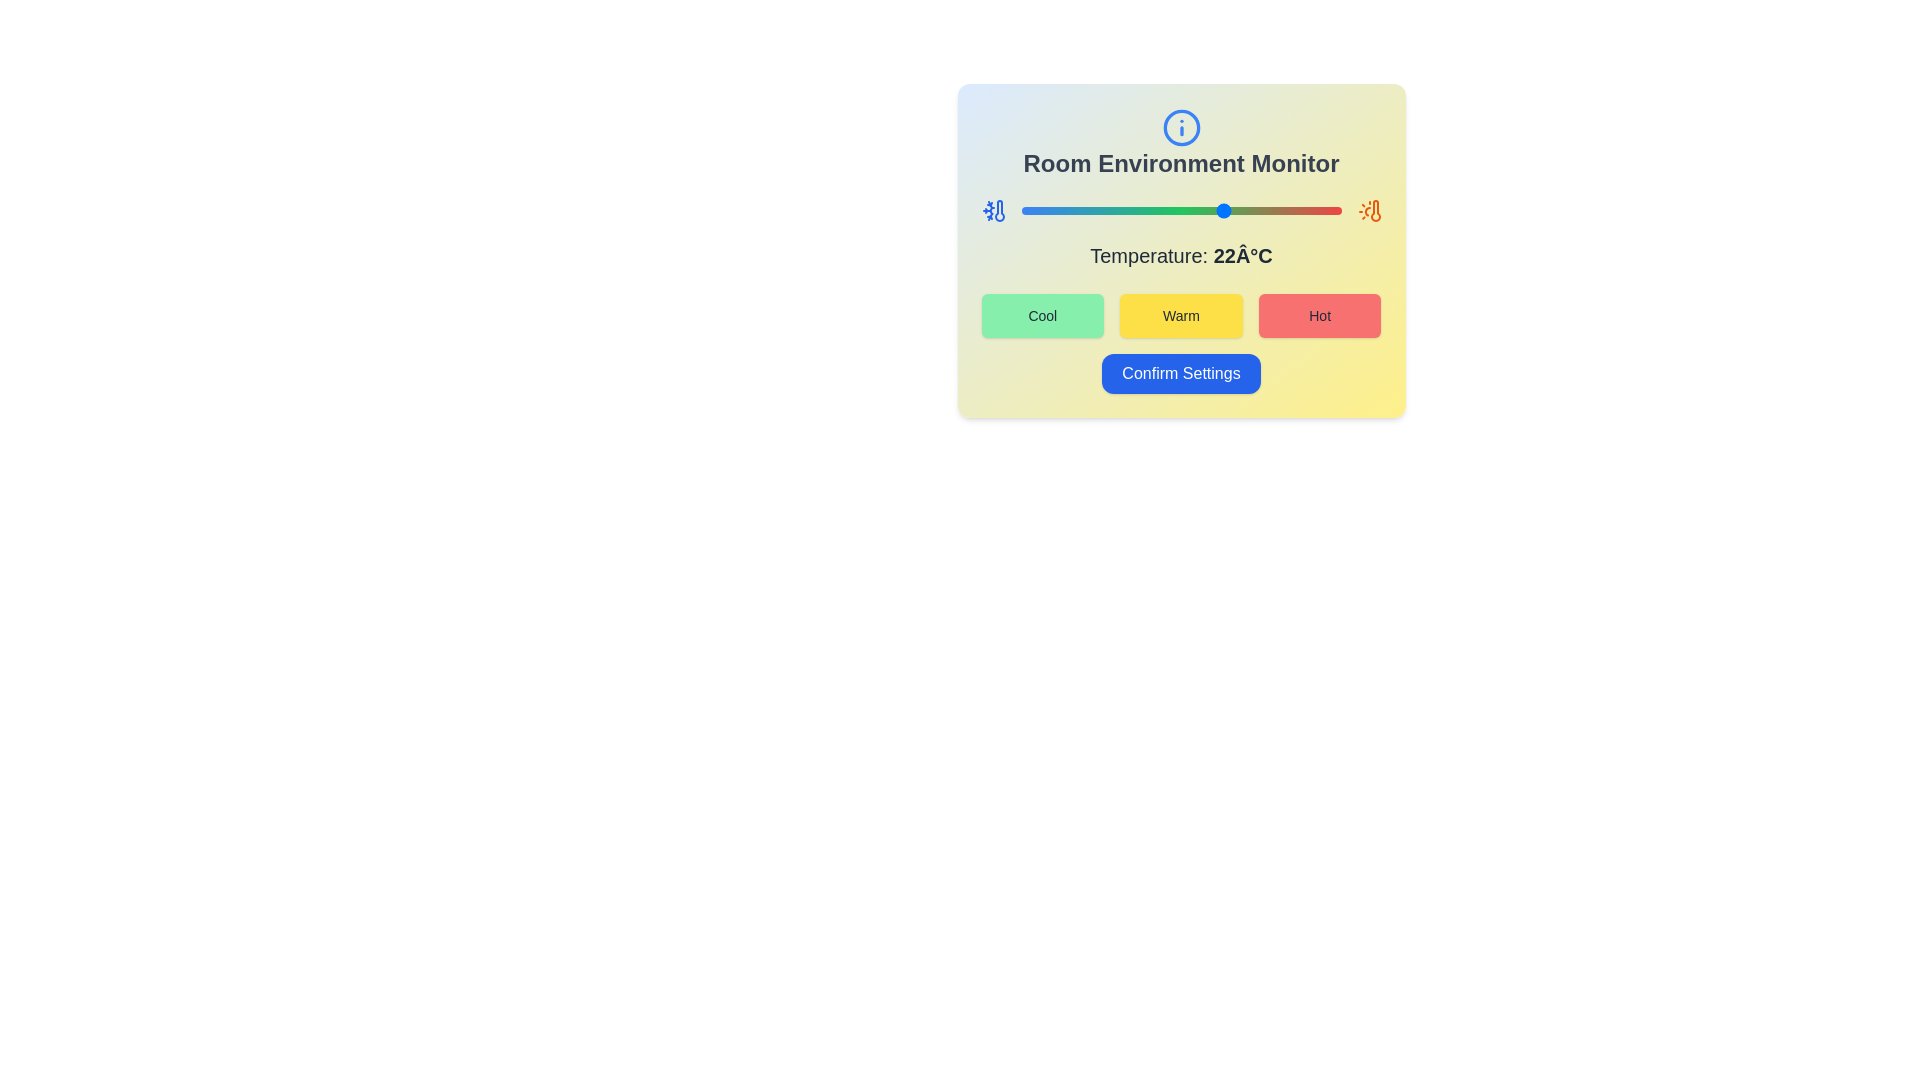  I want to click on the temperature slider to -2°C, so click(1071, 211).